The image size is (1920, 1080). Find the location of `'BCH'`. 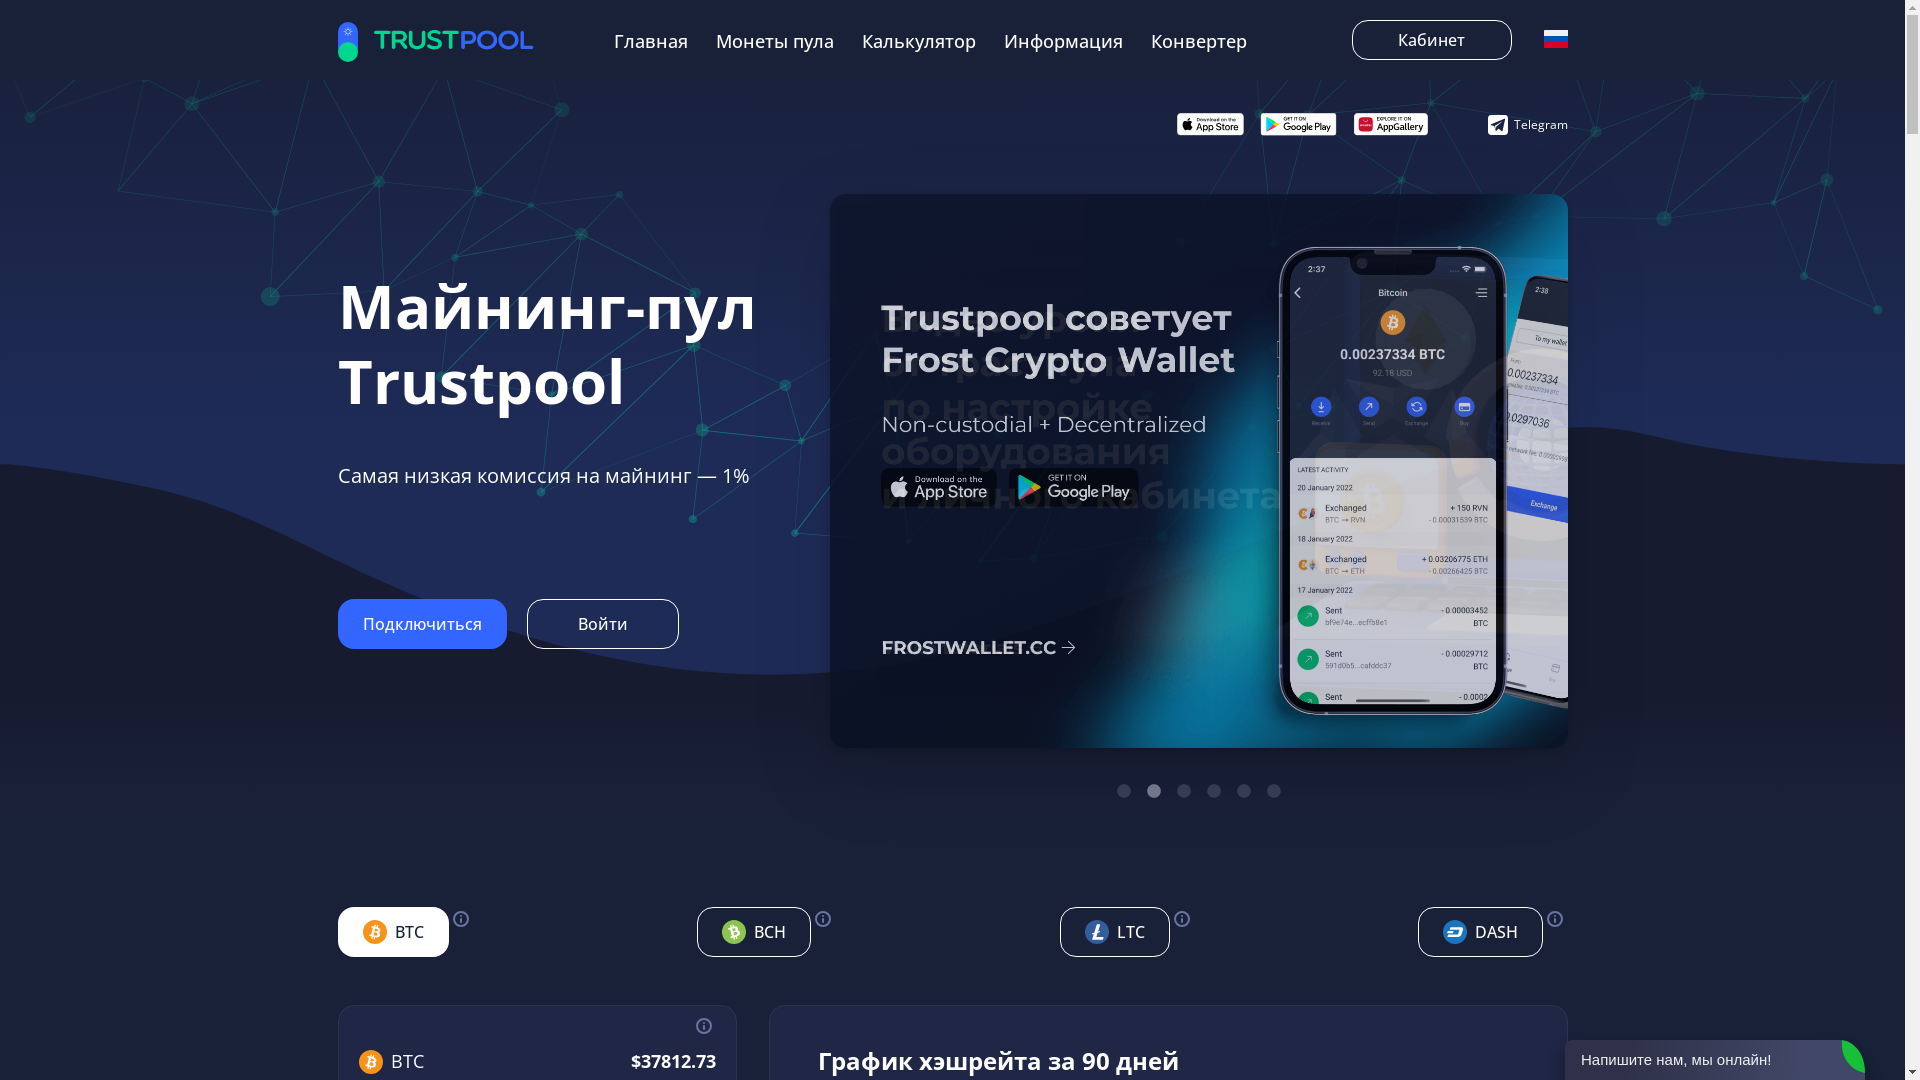

'BCH' is located at coordinates (752, 930).